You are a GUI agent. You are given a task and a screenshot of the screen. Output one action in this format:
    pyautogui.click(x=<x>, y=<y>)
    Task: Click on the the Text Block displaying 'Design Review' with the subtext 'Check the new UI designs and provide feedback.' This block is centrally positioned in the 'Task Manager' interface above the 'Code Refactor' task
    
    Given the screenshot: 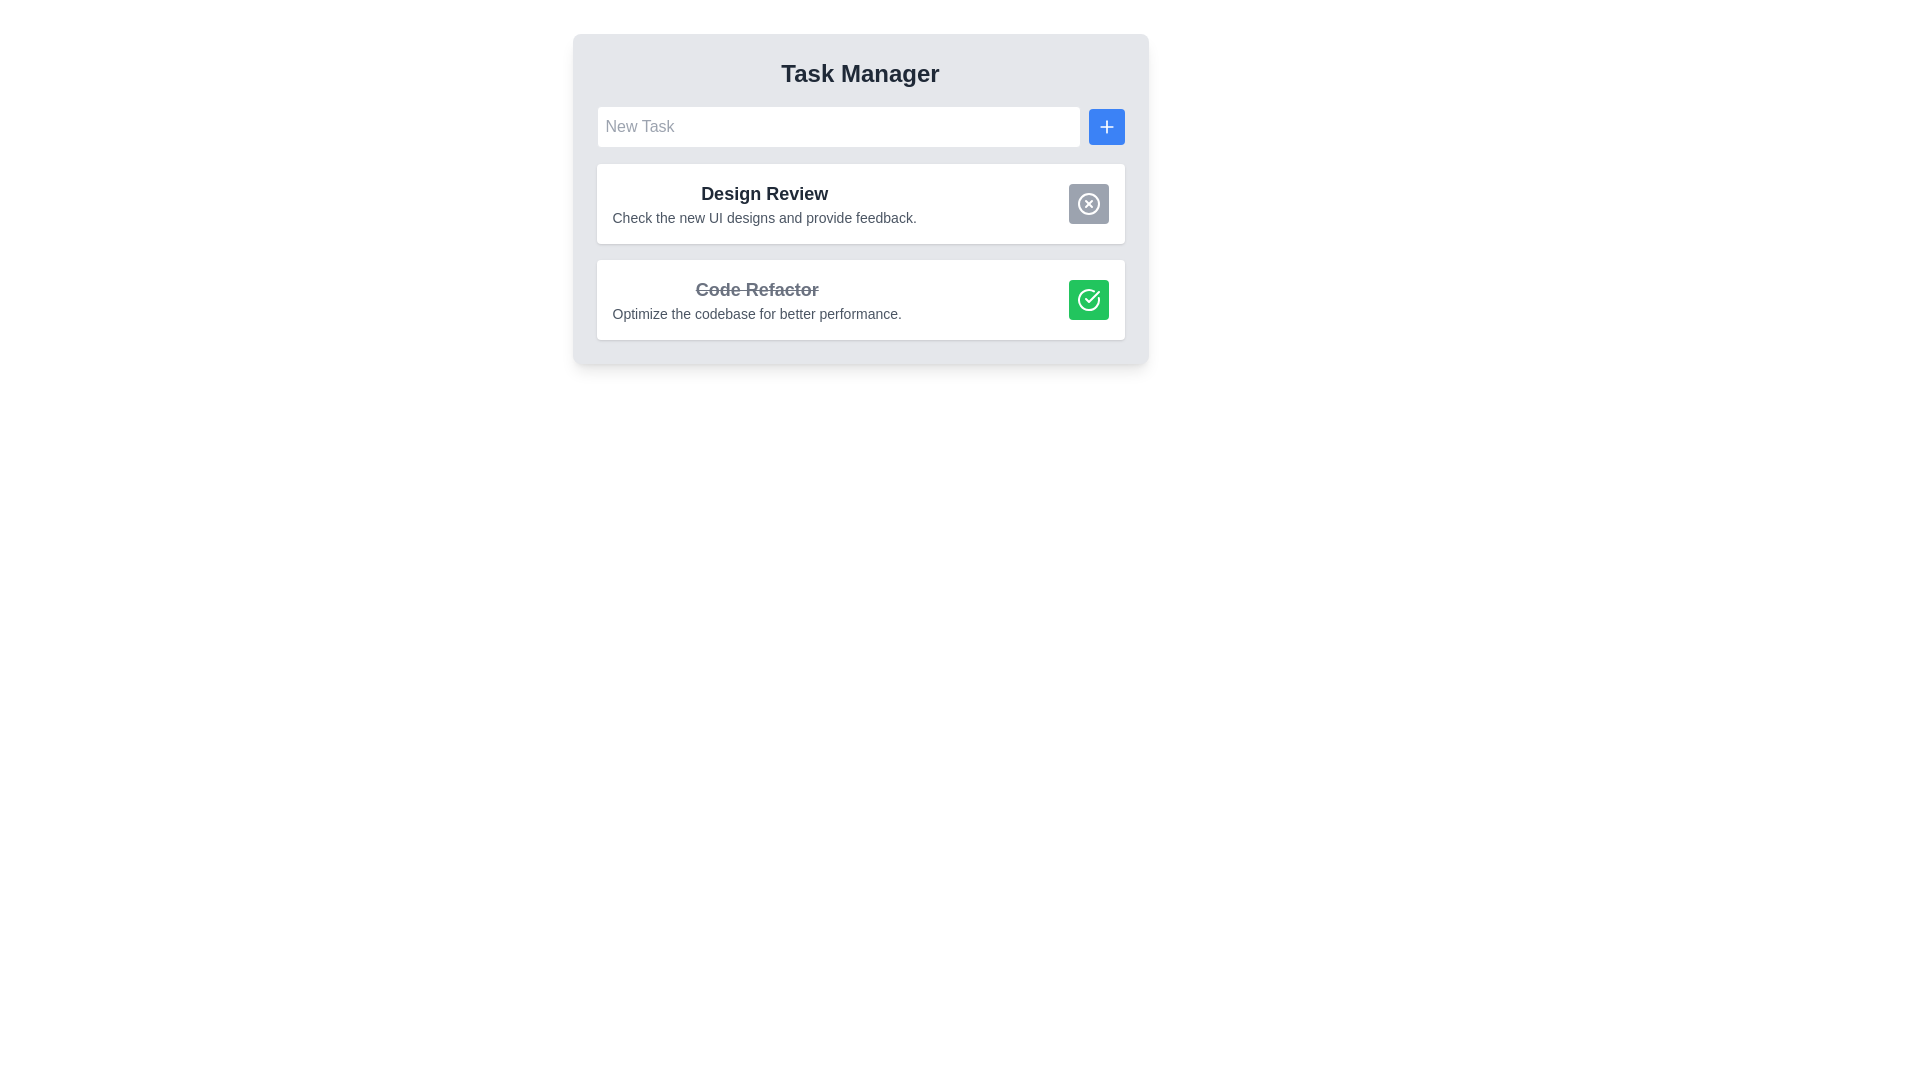 What is the action you would take?
    pyautogui.click(x=763, y=204)
    